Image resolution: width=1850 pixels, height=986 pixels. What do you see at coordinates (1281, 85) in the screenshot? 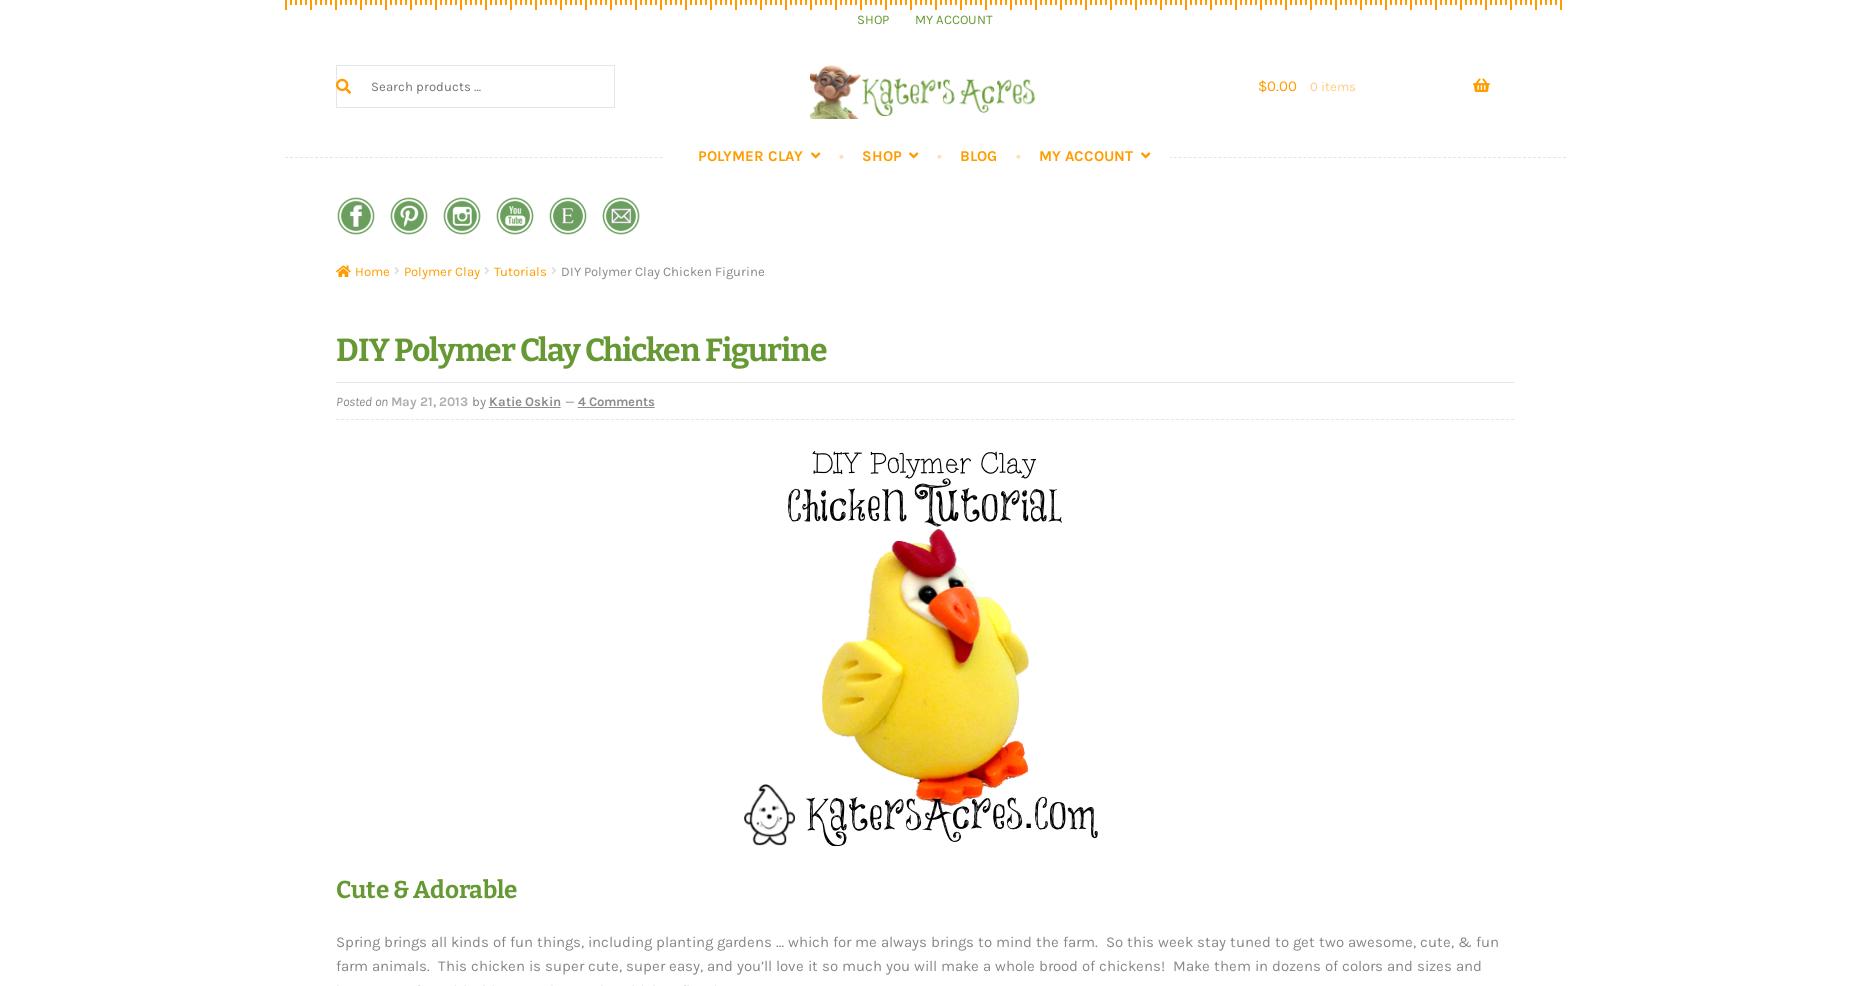
I see `'0.00'` at bounding box center [1281, 85].